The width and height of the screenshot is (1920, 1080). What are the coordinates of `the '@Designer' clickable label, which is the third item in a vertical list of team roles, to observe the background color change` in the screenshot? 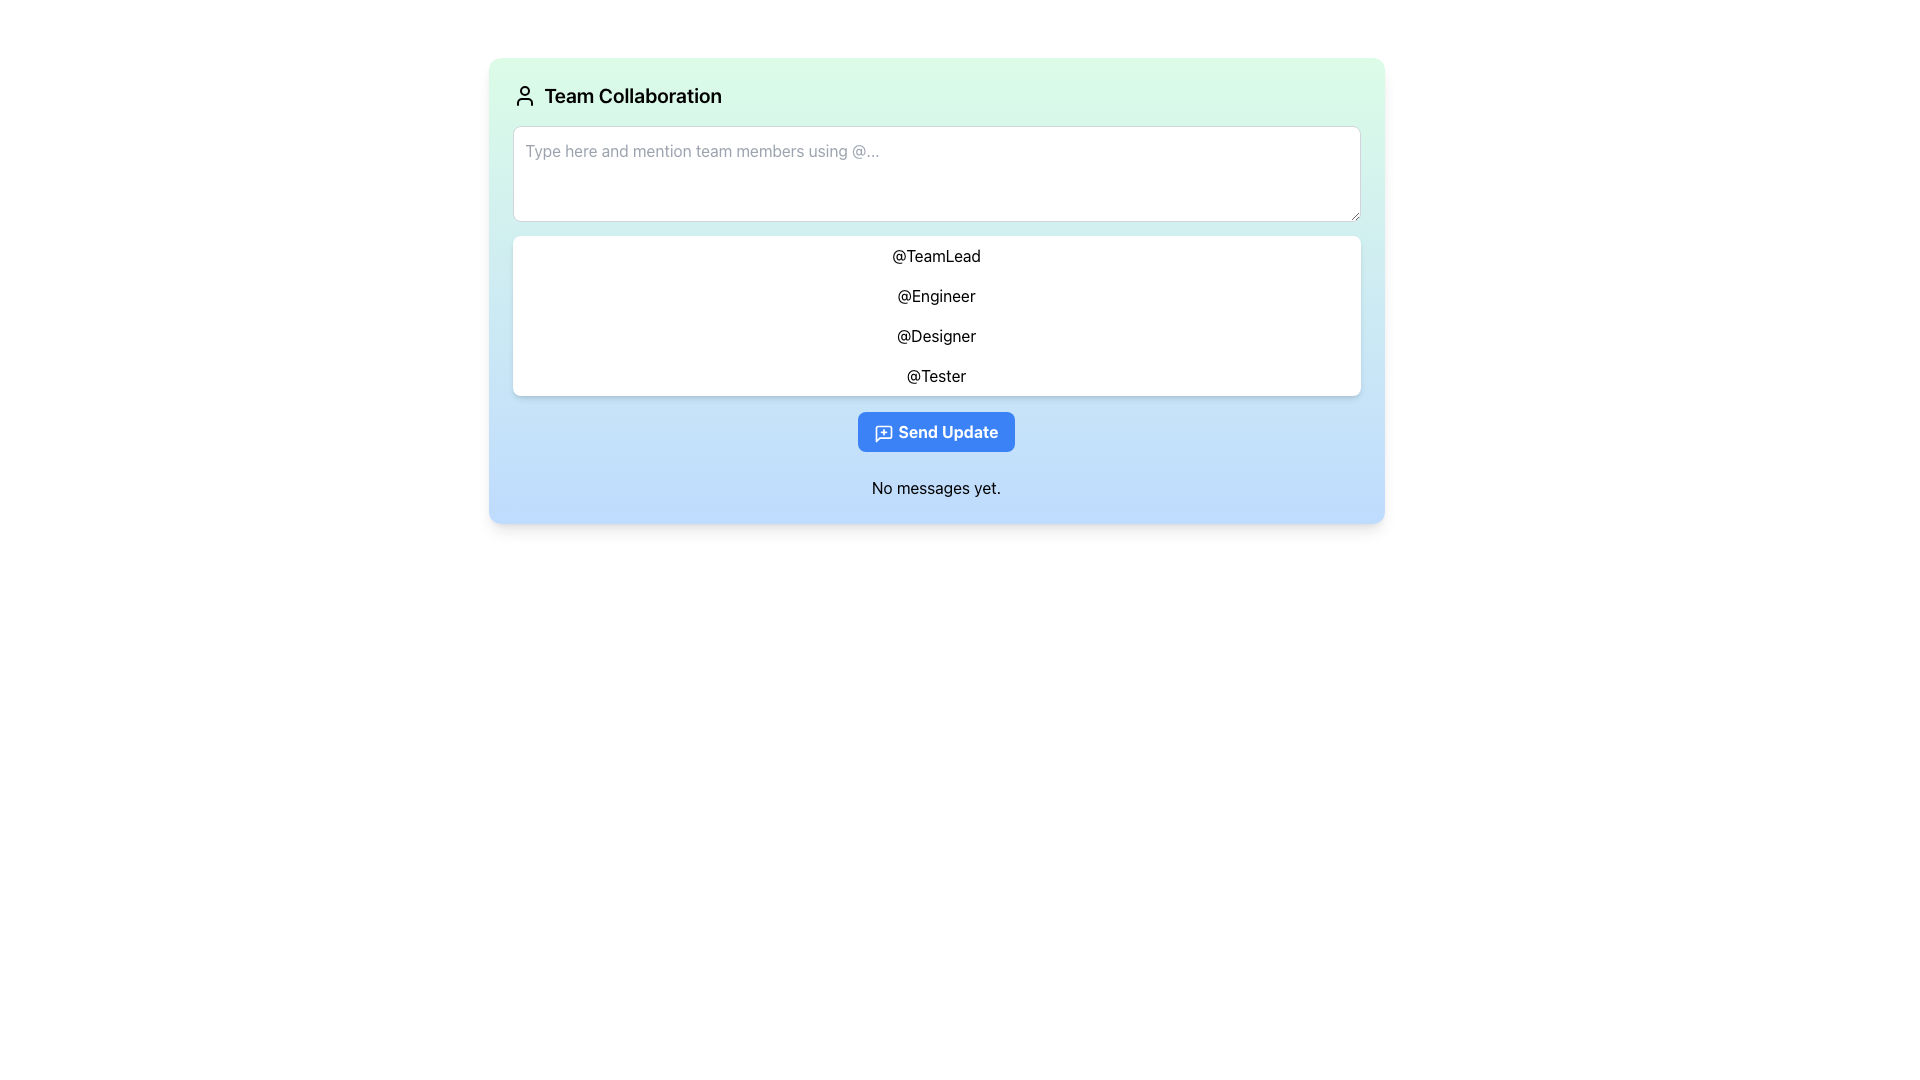 It's located at (935, 334).